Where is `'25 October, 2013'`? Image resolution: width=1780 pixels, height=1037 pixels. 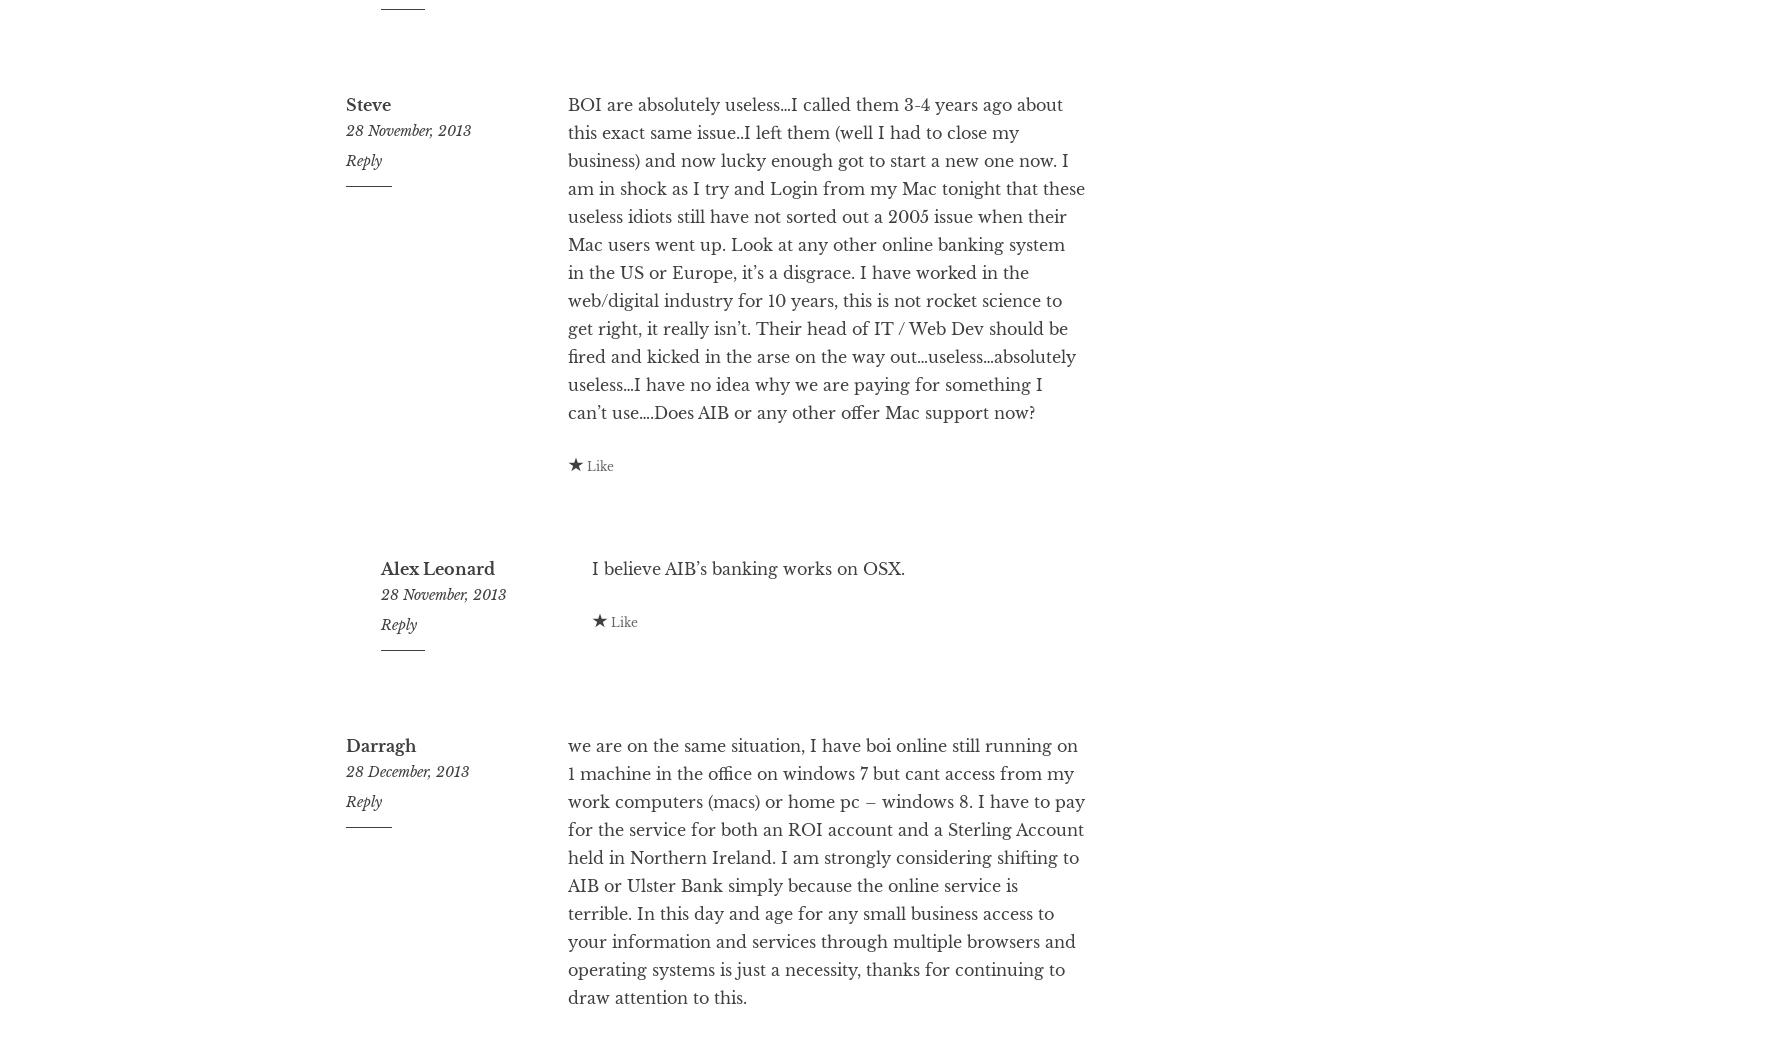 '25 October, 2013' is located at coordinates (435, 33).